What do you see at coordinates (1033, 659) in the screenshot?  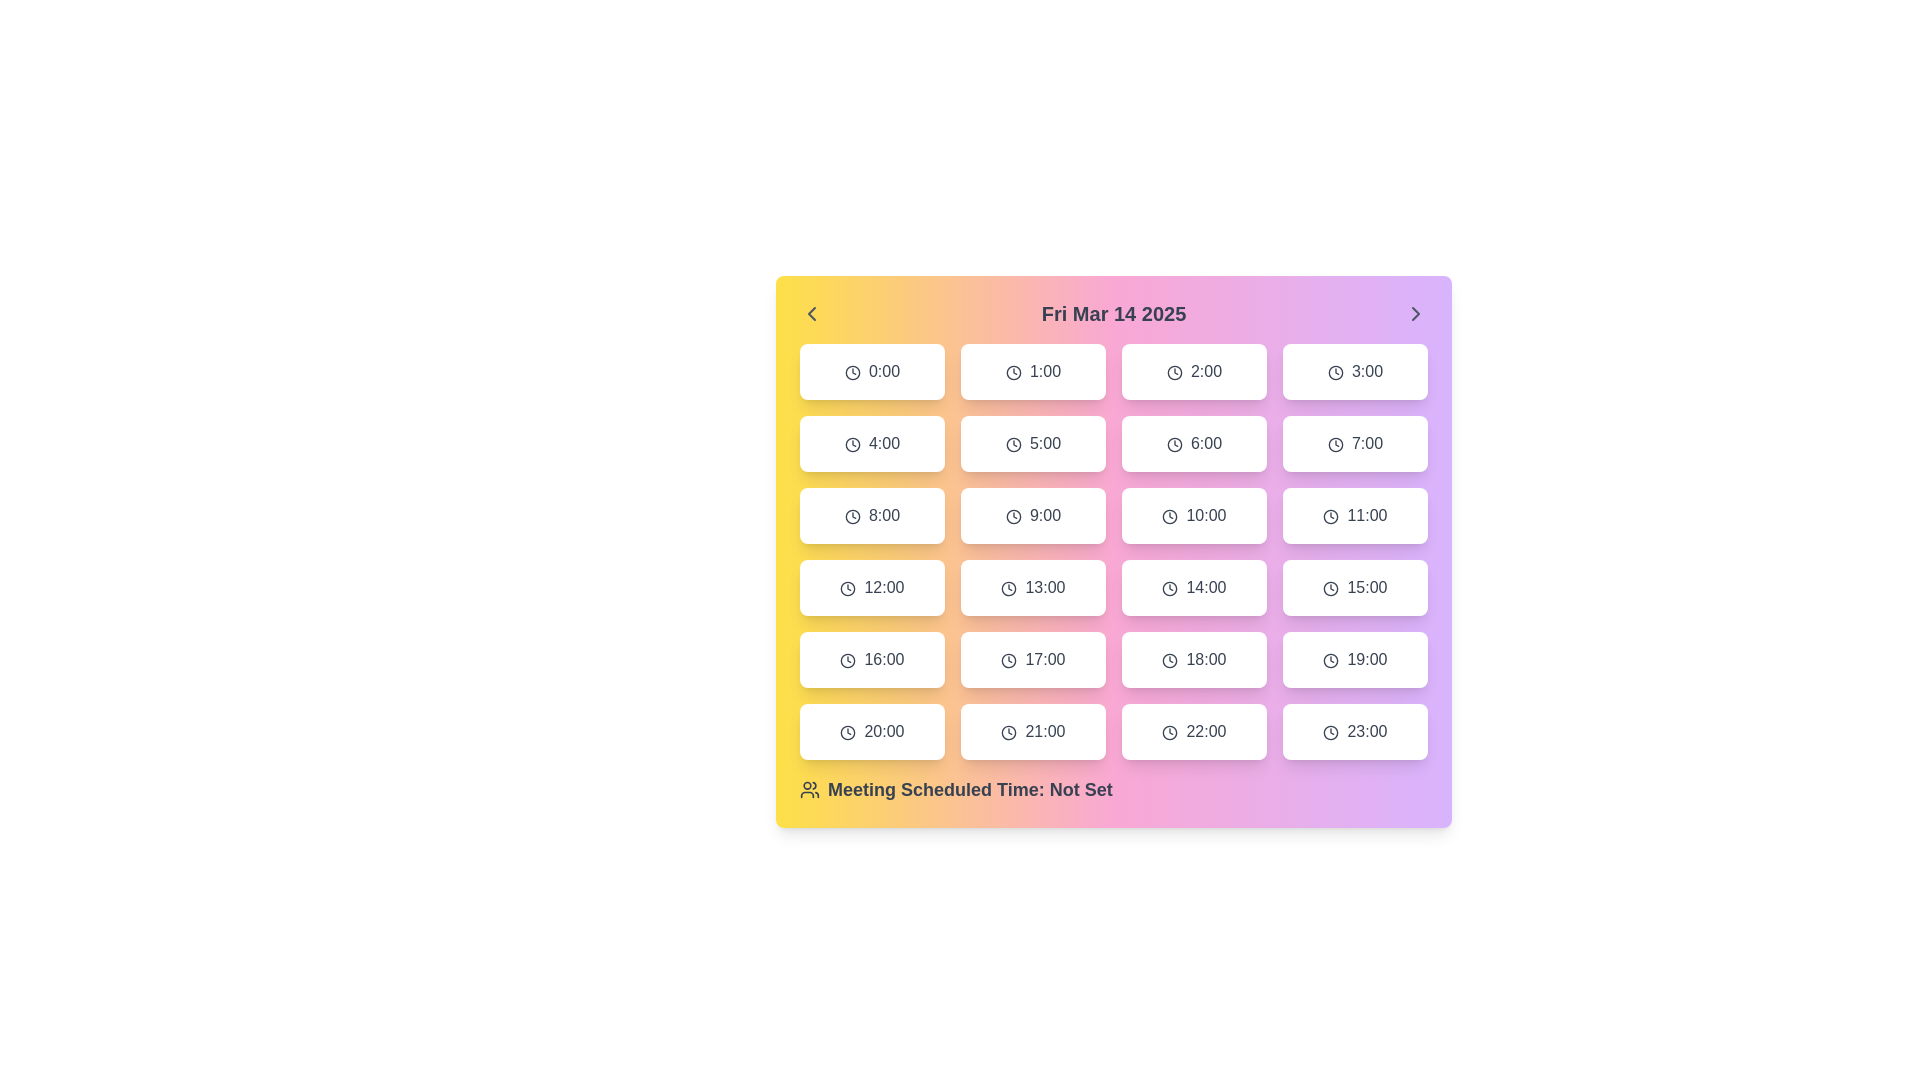 I see `the '17:00' time slot button located in the 2nd column and 5th row of the grid` at bounding box center [1033, 659].